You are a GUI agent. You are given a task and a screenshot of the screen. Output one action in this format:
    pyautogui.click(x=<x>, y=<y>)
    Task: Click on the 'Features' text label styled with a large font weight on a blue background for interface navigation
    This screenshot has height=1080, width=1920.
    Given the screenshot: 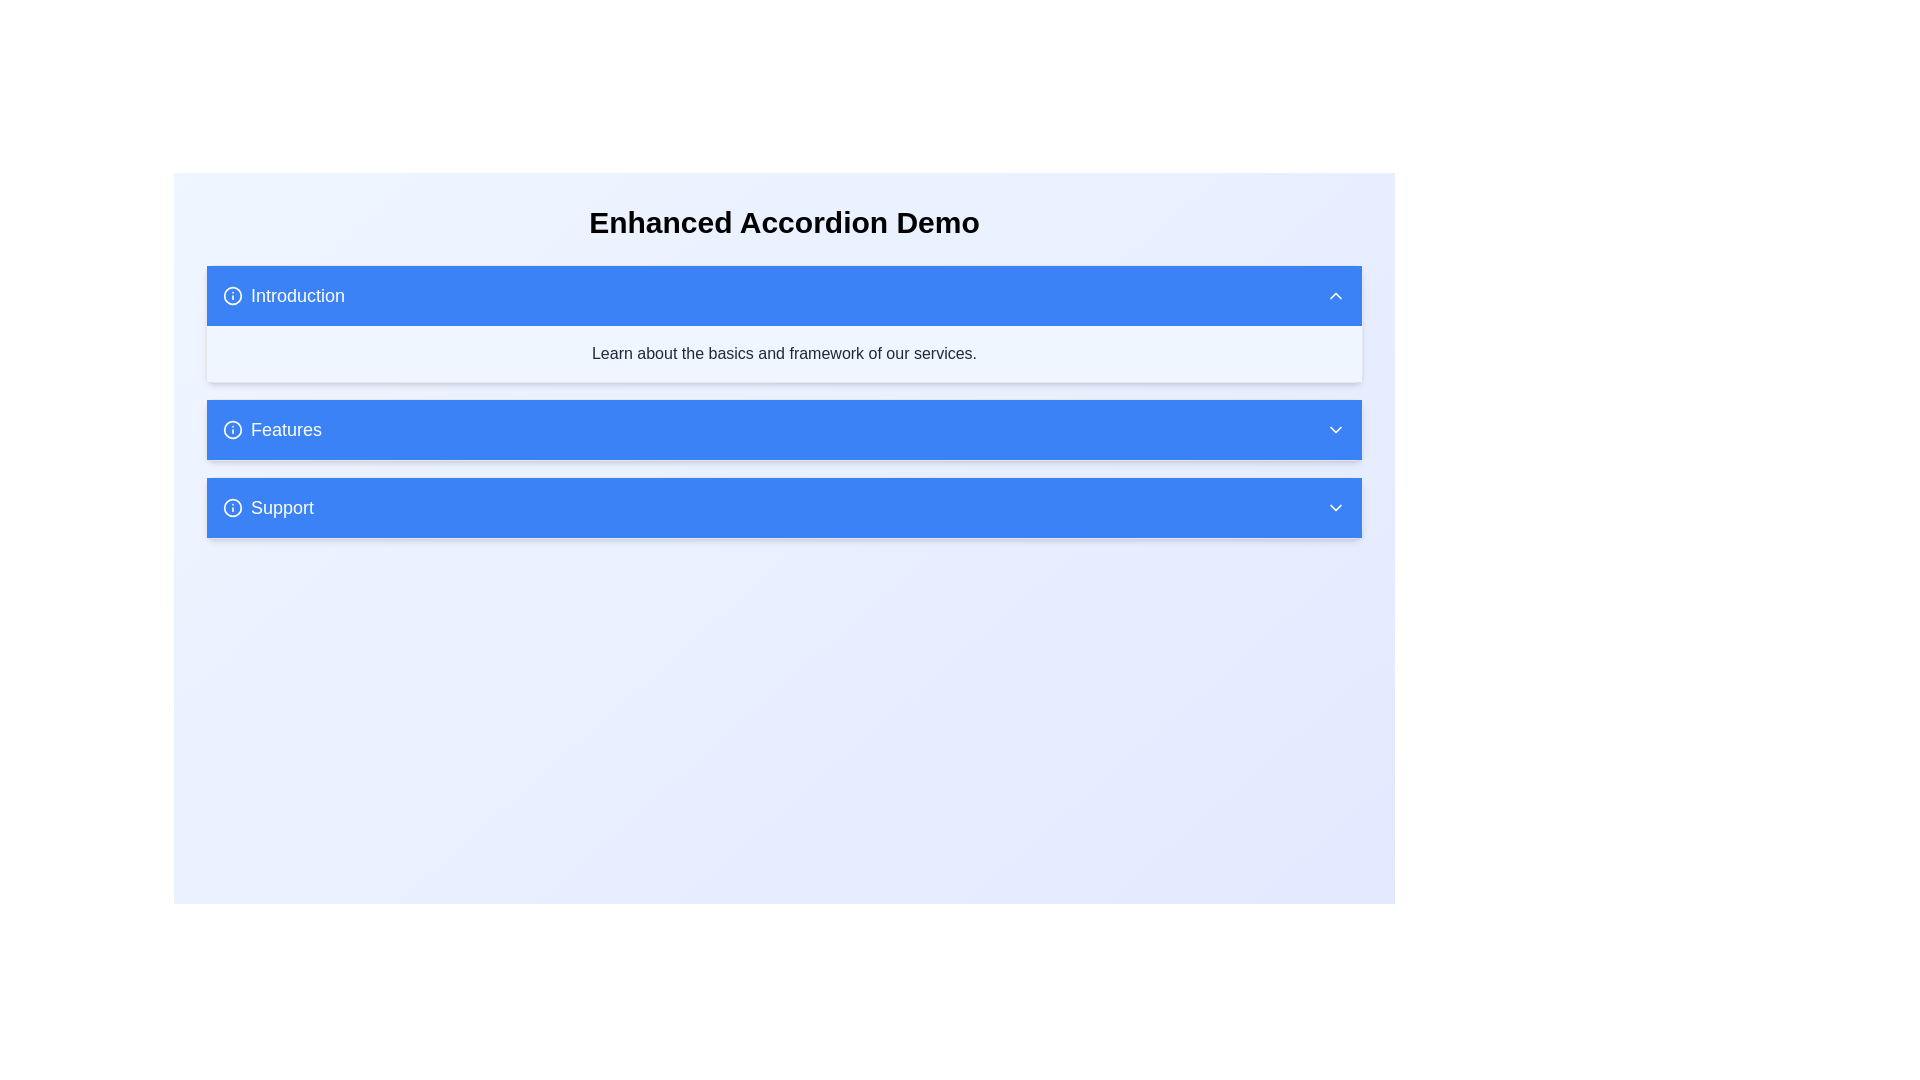 What is the action you would take?
    pyautogui.click(x=285, y=428)
    